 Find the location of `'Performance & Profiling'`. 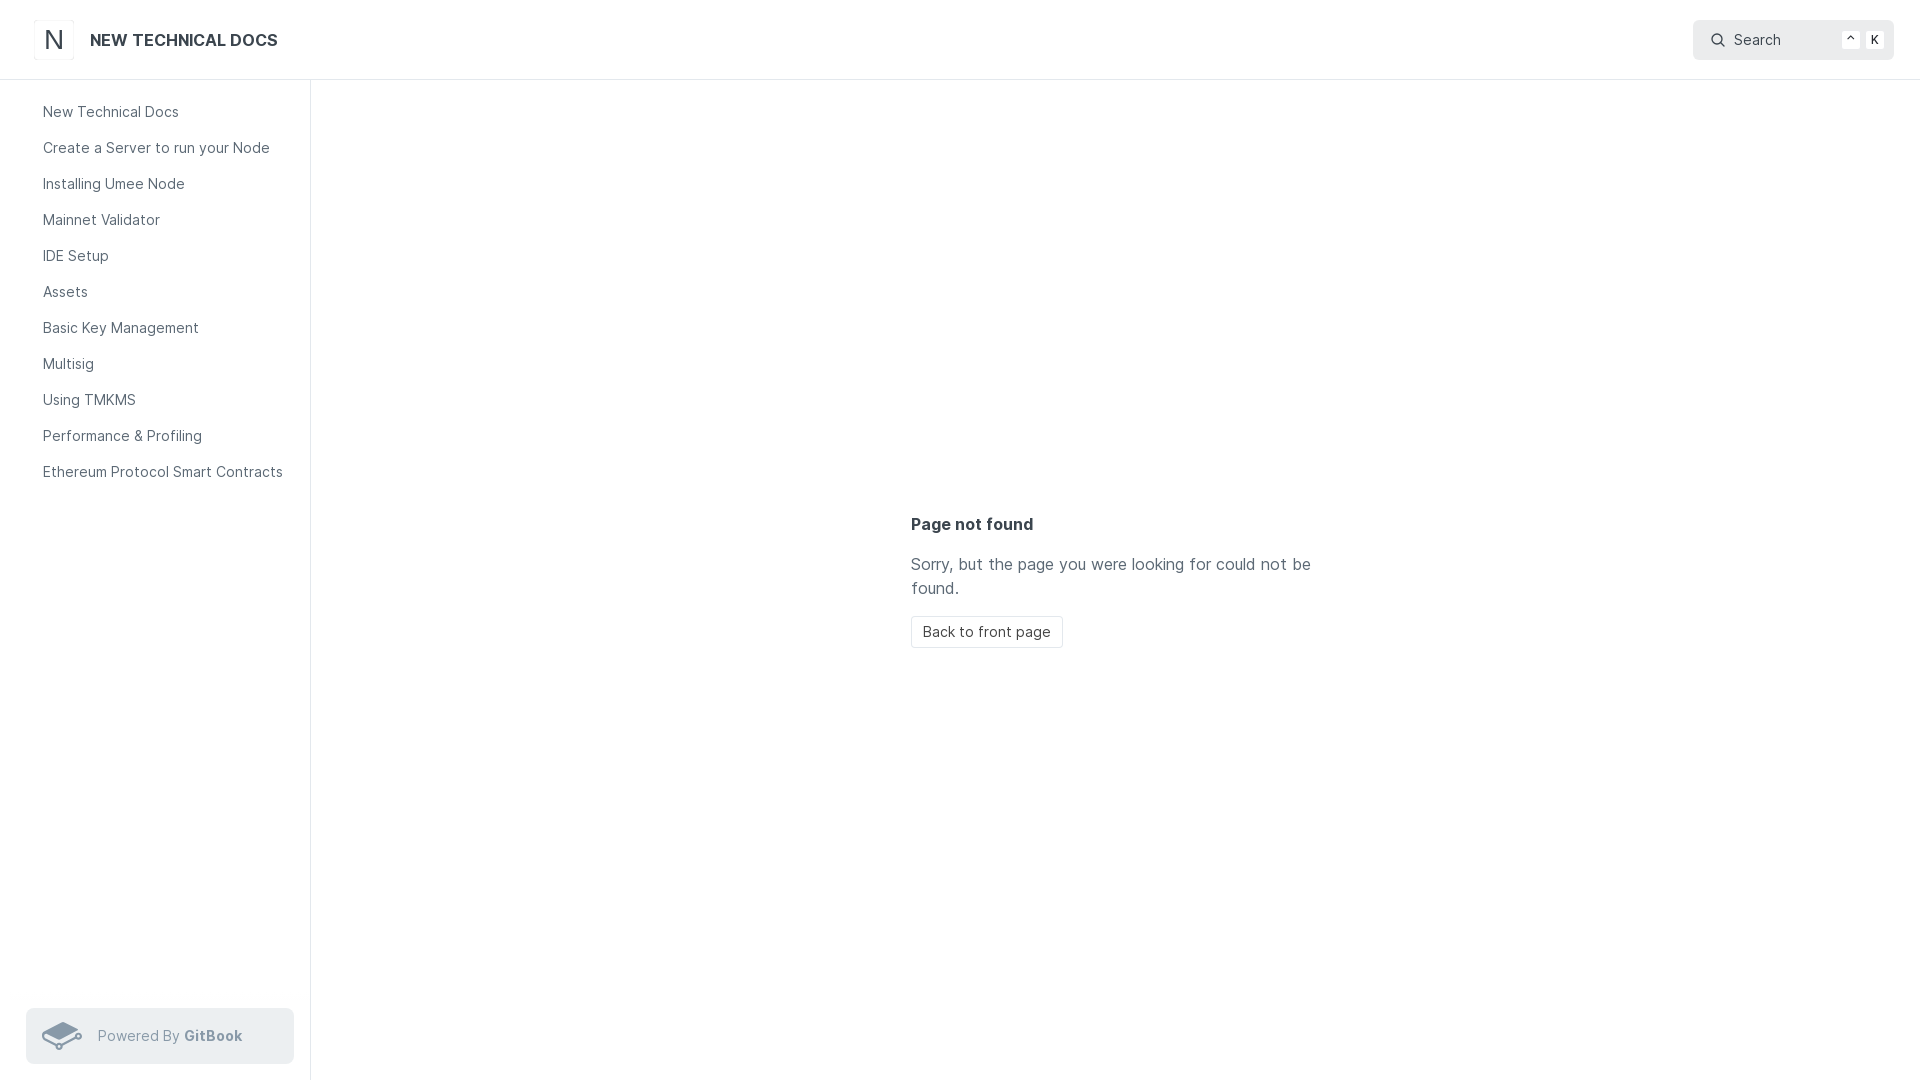

'Performance & Profiling' is located at coordinates (168, 434).